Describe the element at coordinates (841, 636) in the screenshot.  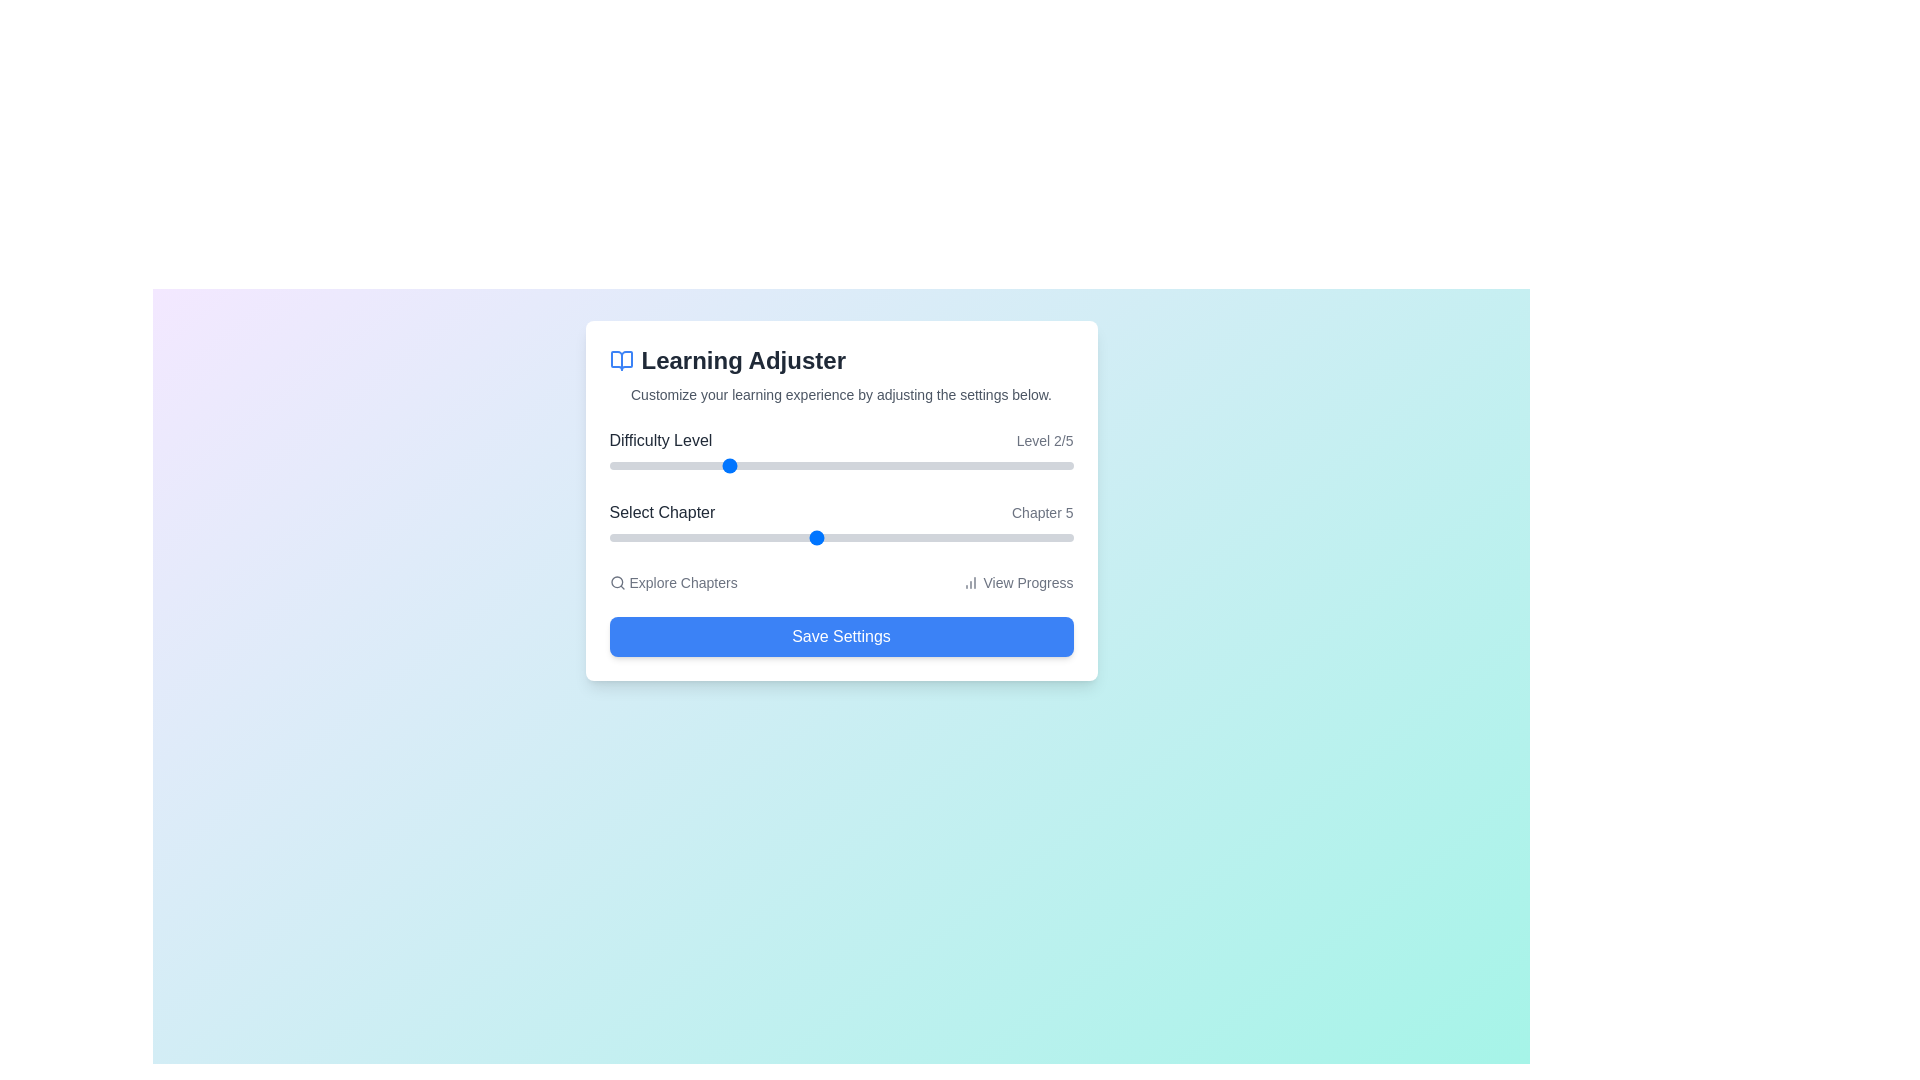
I see `the 'Save Settings' button` at that location.